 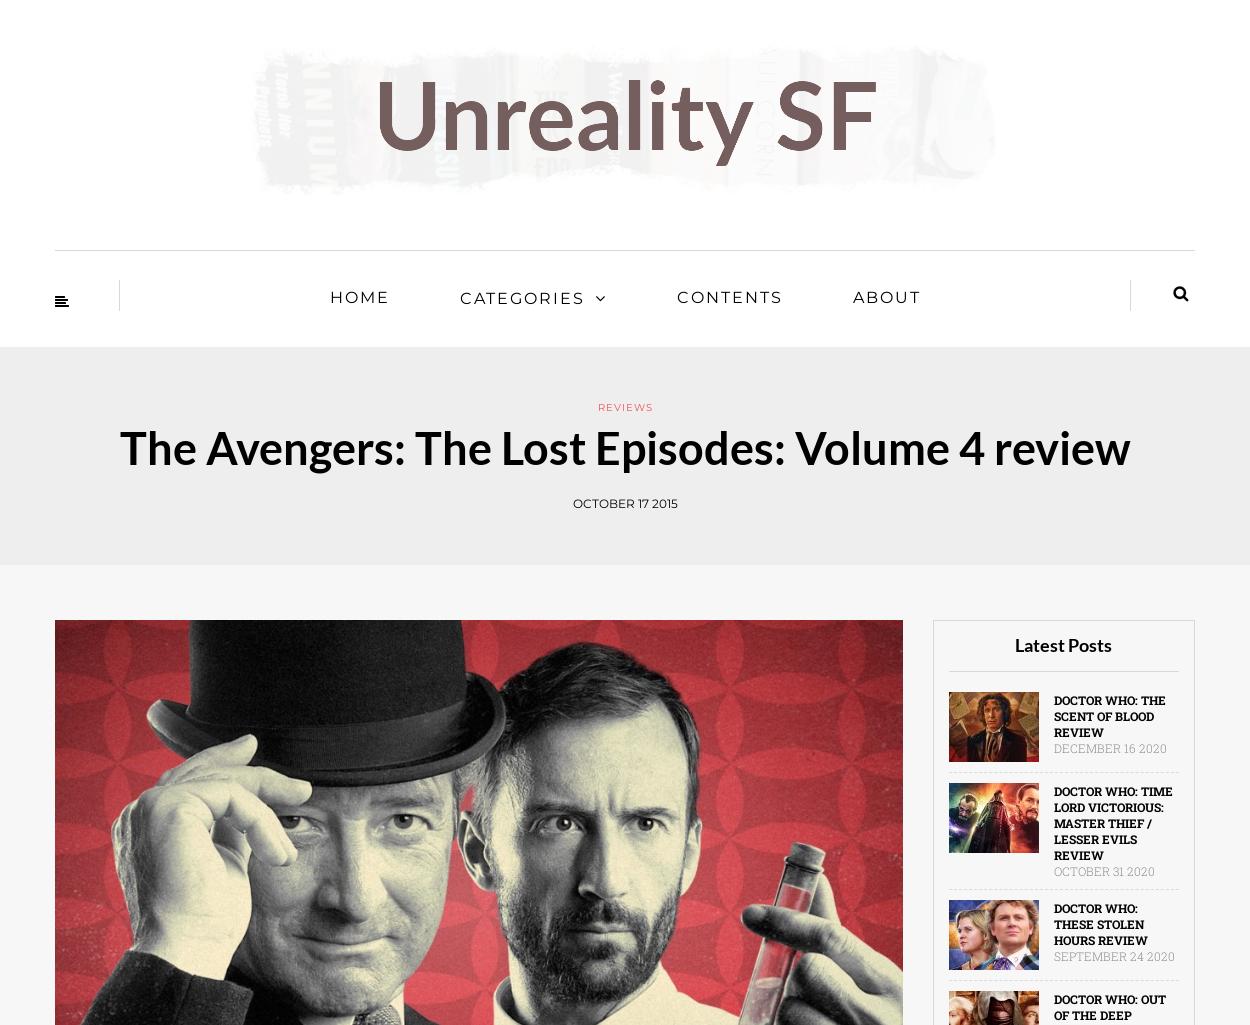 What do you see at coordinates (521, 298) in the screenshot?
I see `'Categories'` at bounding box center [521, 298].